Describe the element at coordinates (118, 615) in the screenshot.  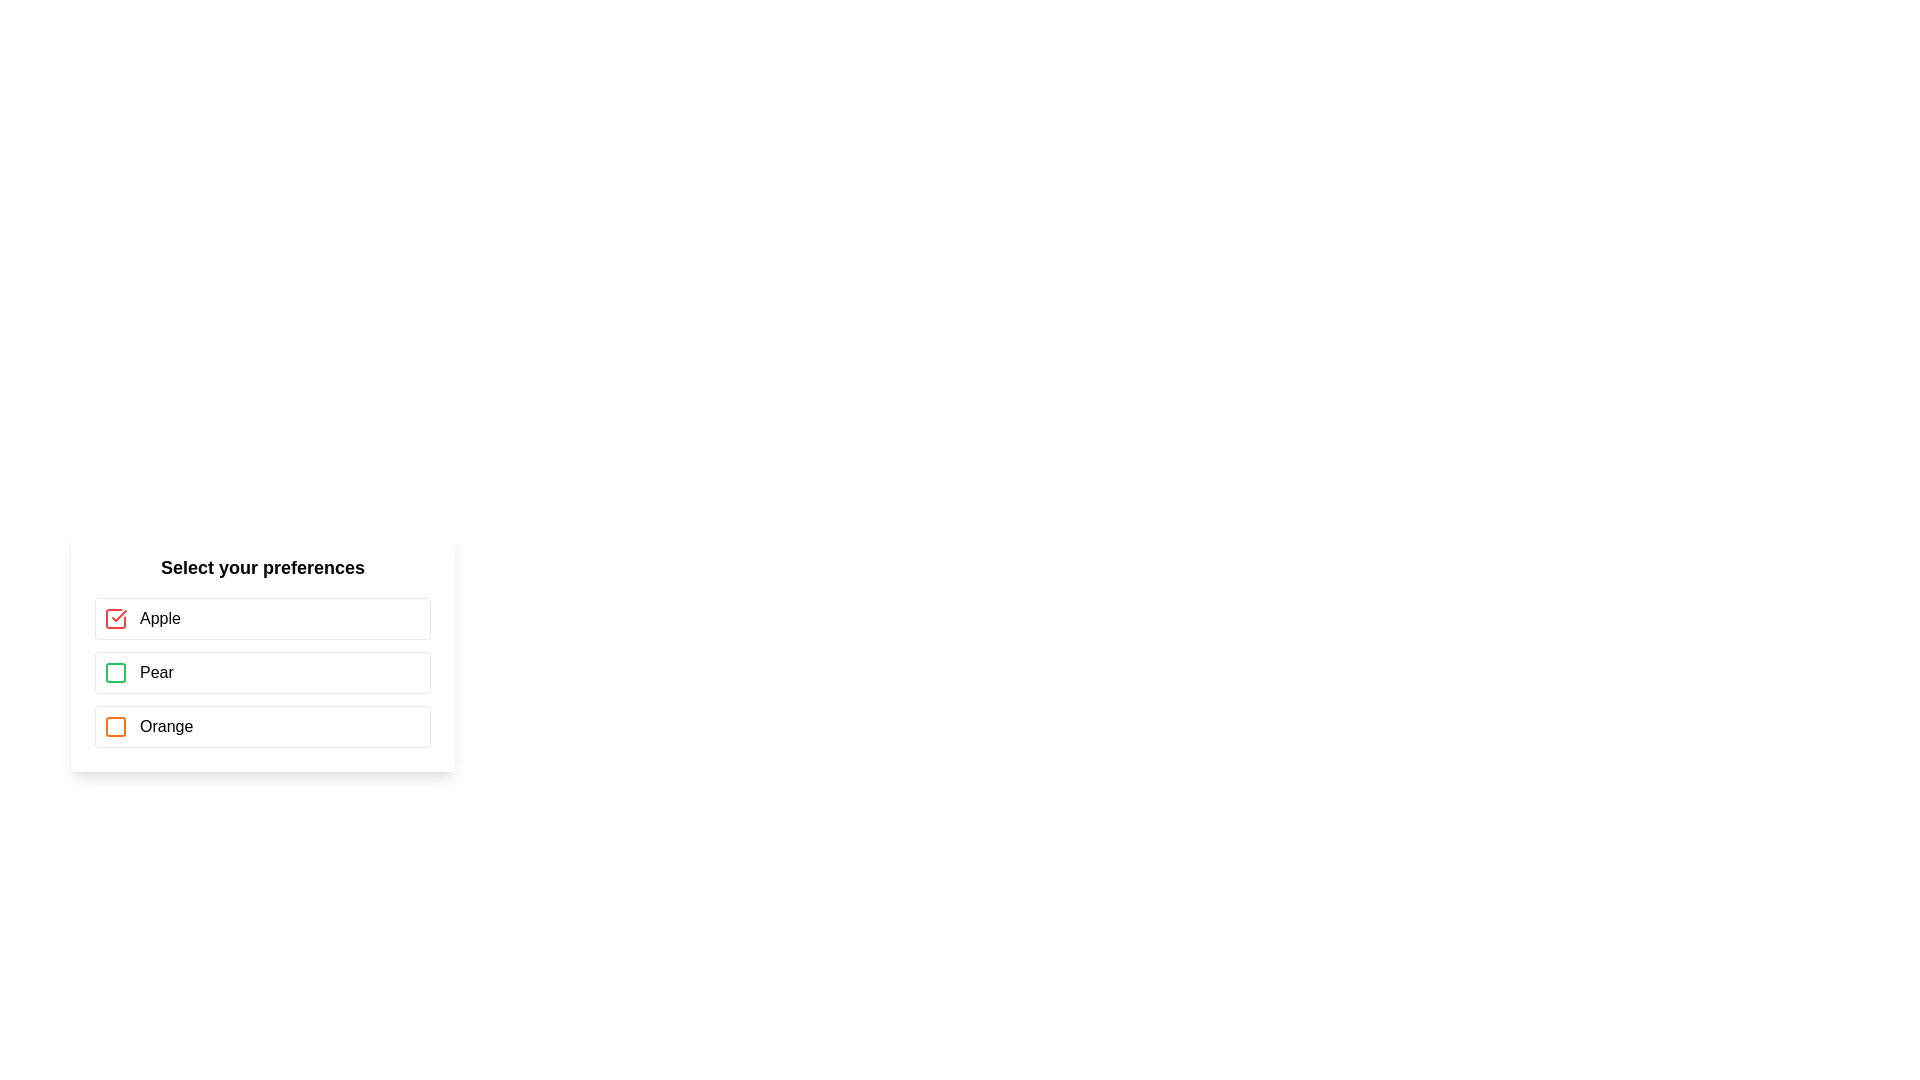
I see `the checkmark icon, which is a bold stroke tick shape within a red-colored checkbox indicating selection or validation` at that location.